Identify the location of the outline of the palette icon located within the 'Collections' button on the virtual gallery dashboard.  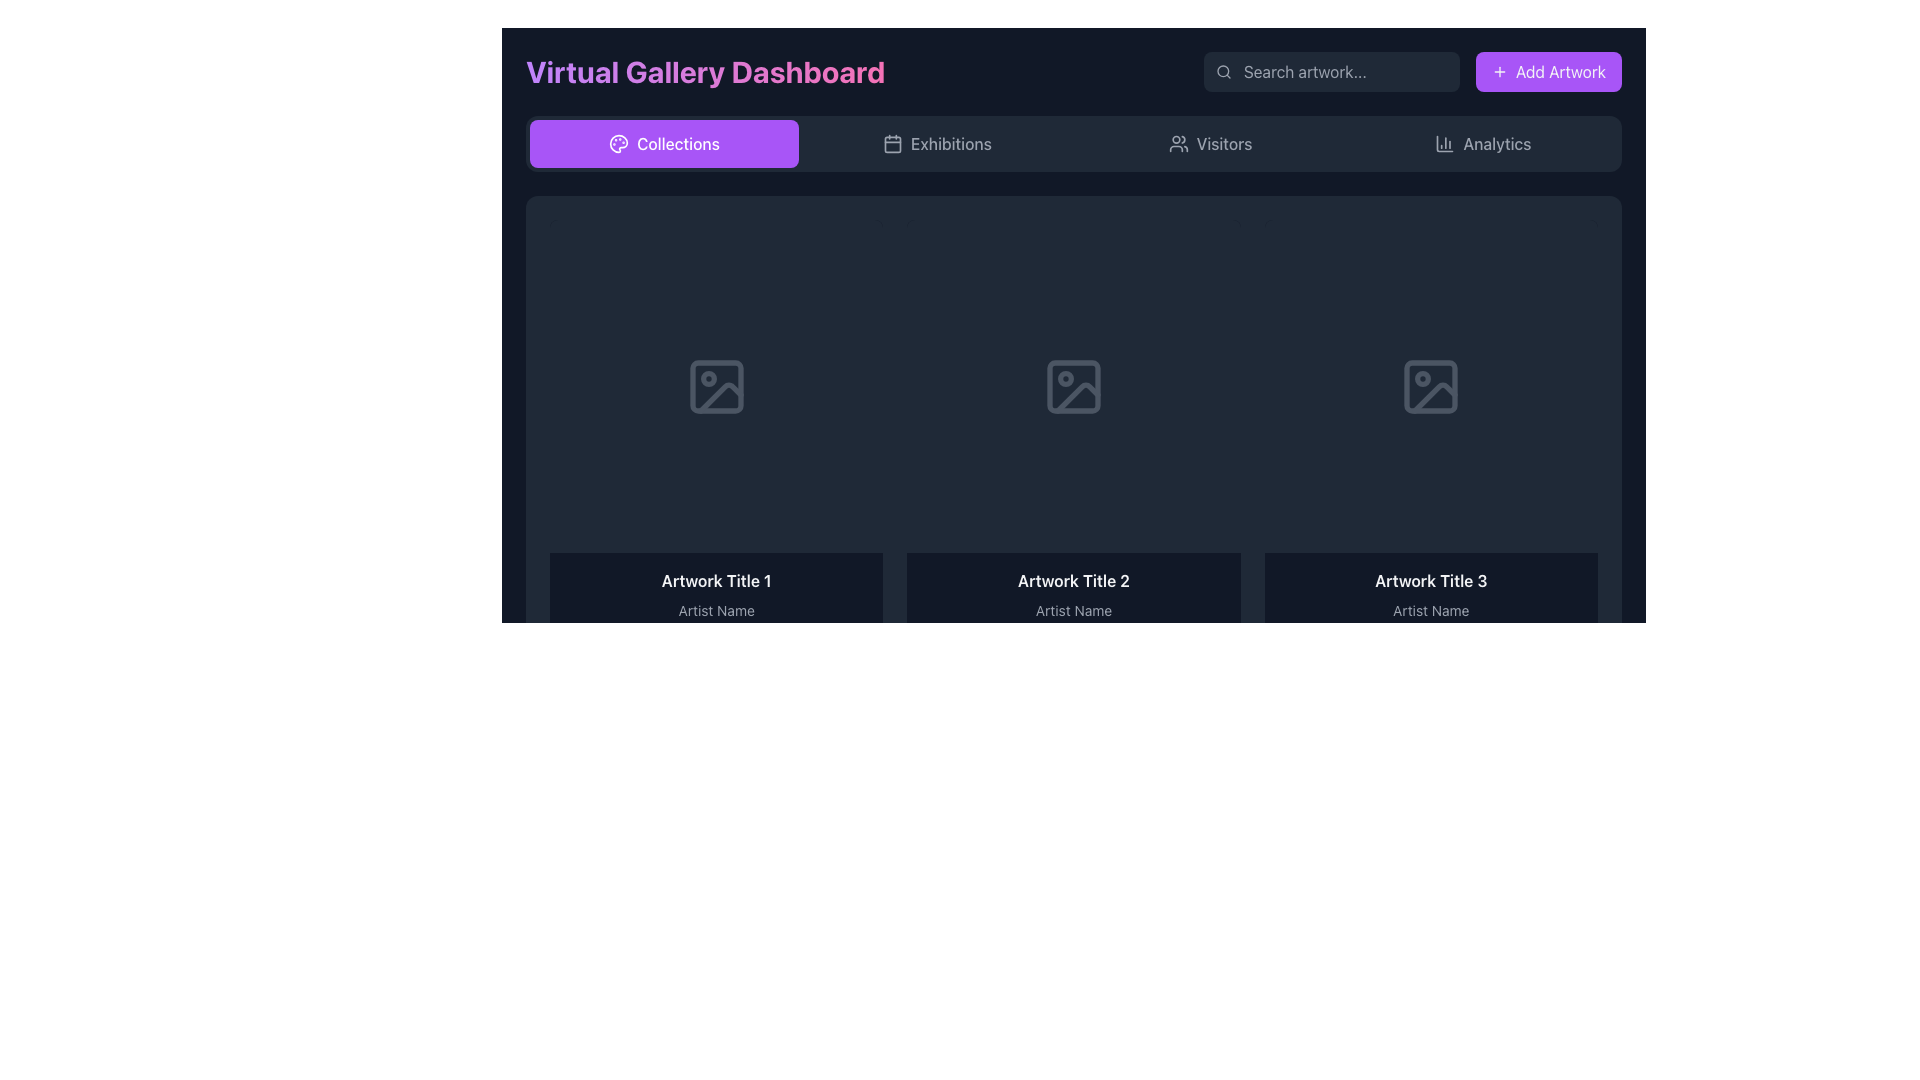
(618, 142).